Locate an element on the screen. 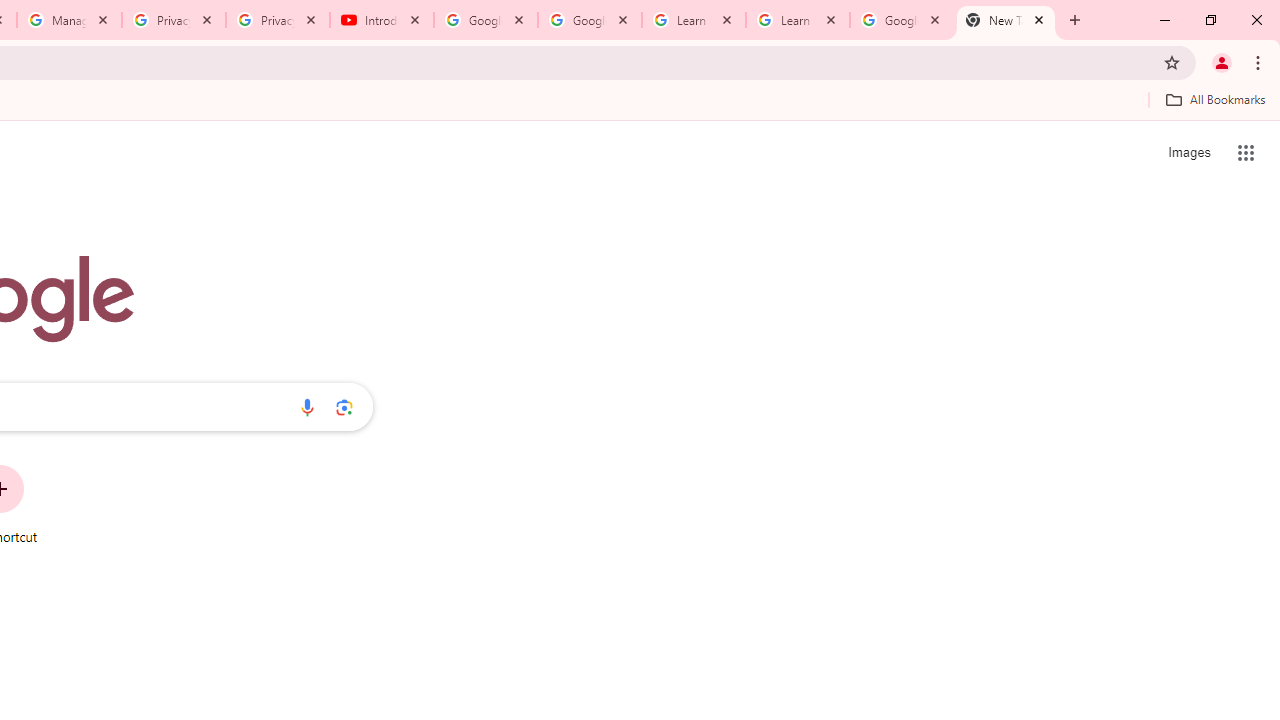 This screenshot has width=1280, height=720. 'Search by voice' is located at coordinates (306, 406).